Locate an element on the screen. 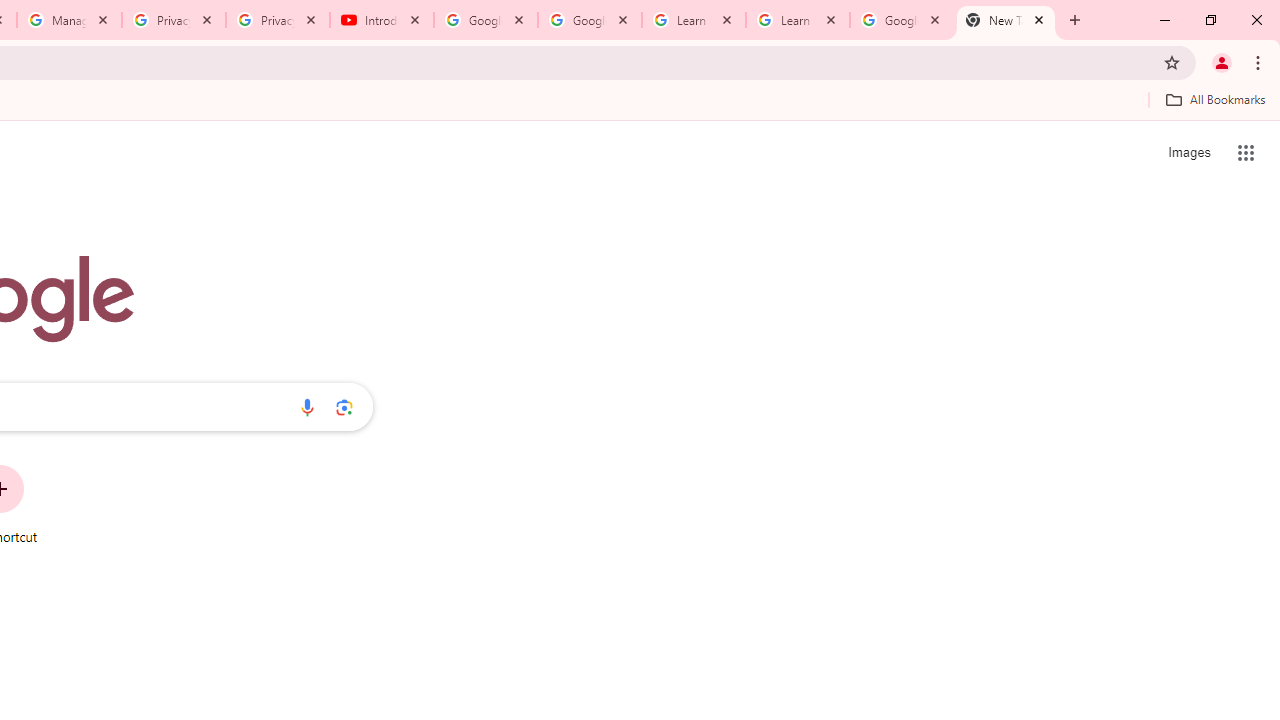 This screenshot has width=1280, height=720. 'Search by voice' is located at coordinates (306, 406).